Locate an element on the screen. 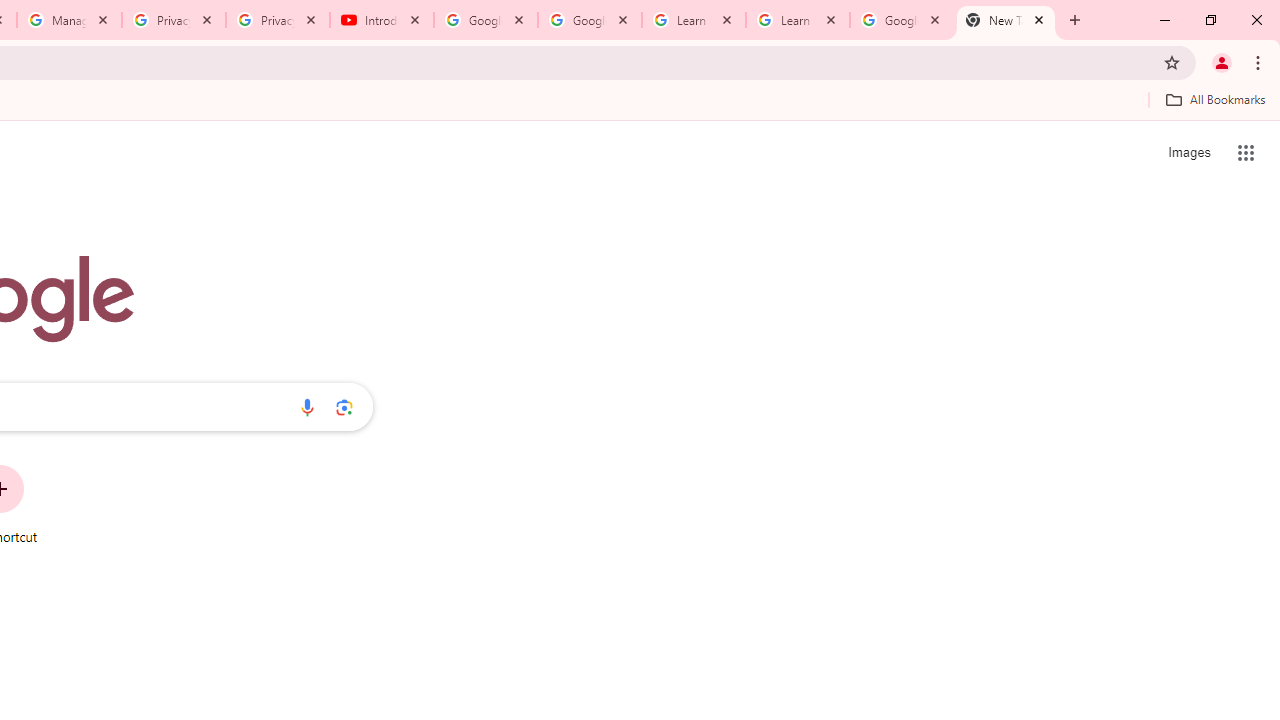 This screenshot has width=1280, height=720. 'Search by voice' is located at coordinates (306, 406).